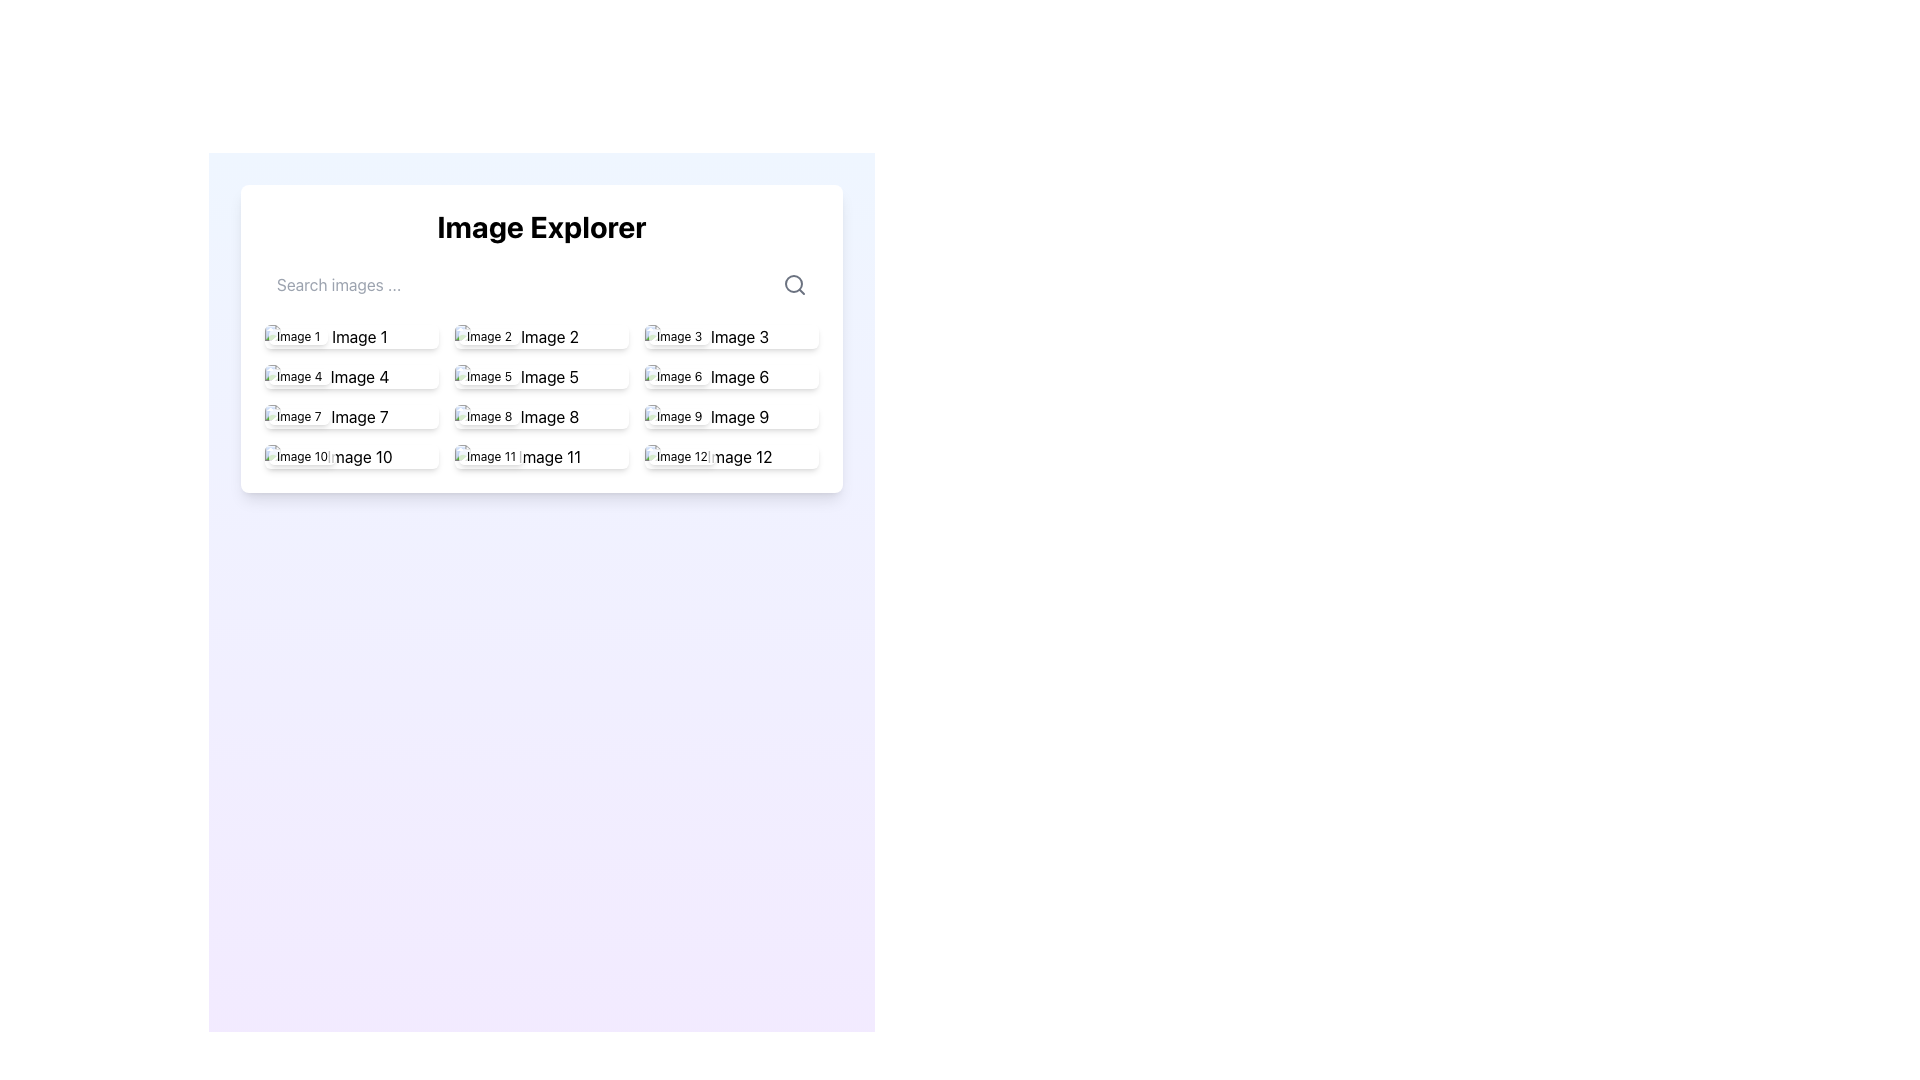  I want to click on text content of the label displaying 'Image 12' located in the bottom-left corner of the last image thumbnail in the 'Image Explorer' interface, so click(682, 456).